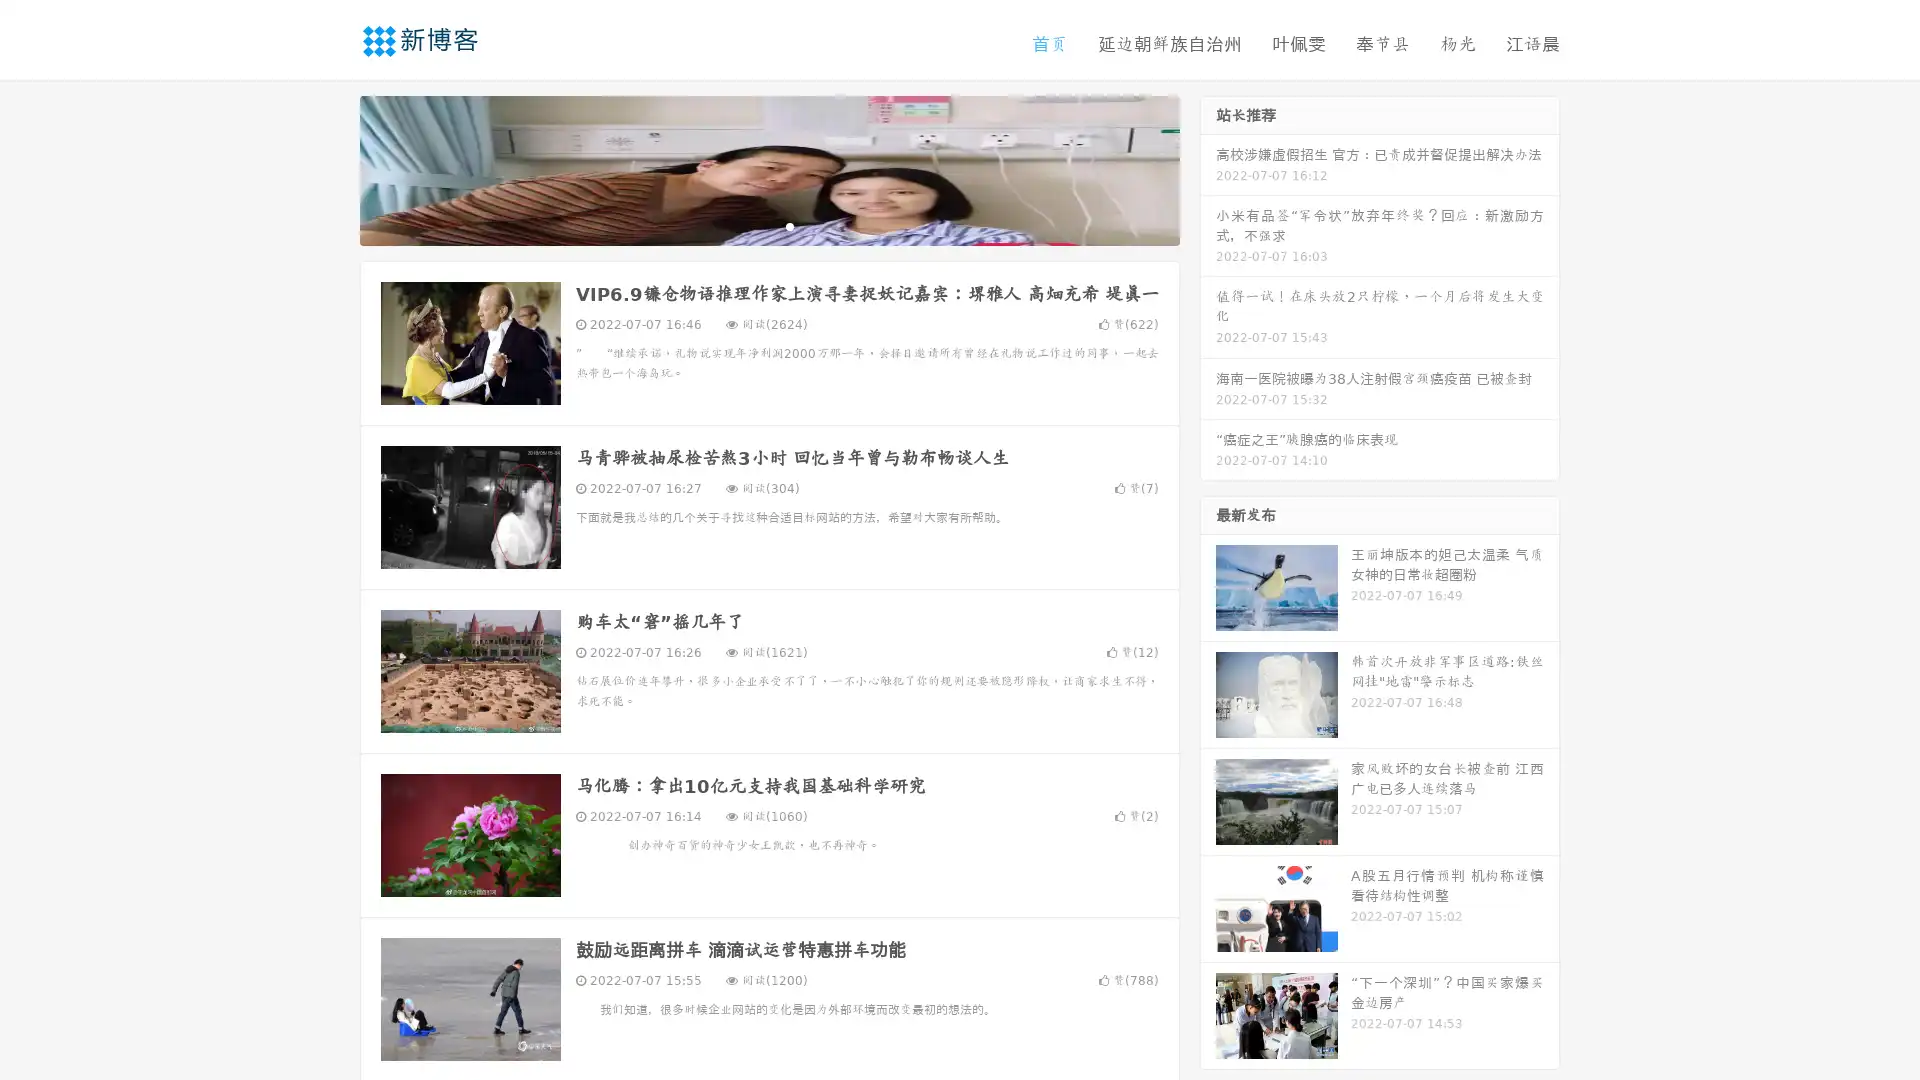  I want to click on Go to slide 3, so click(789, 225).